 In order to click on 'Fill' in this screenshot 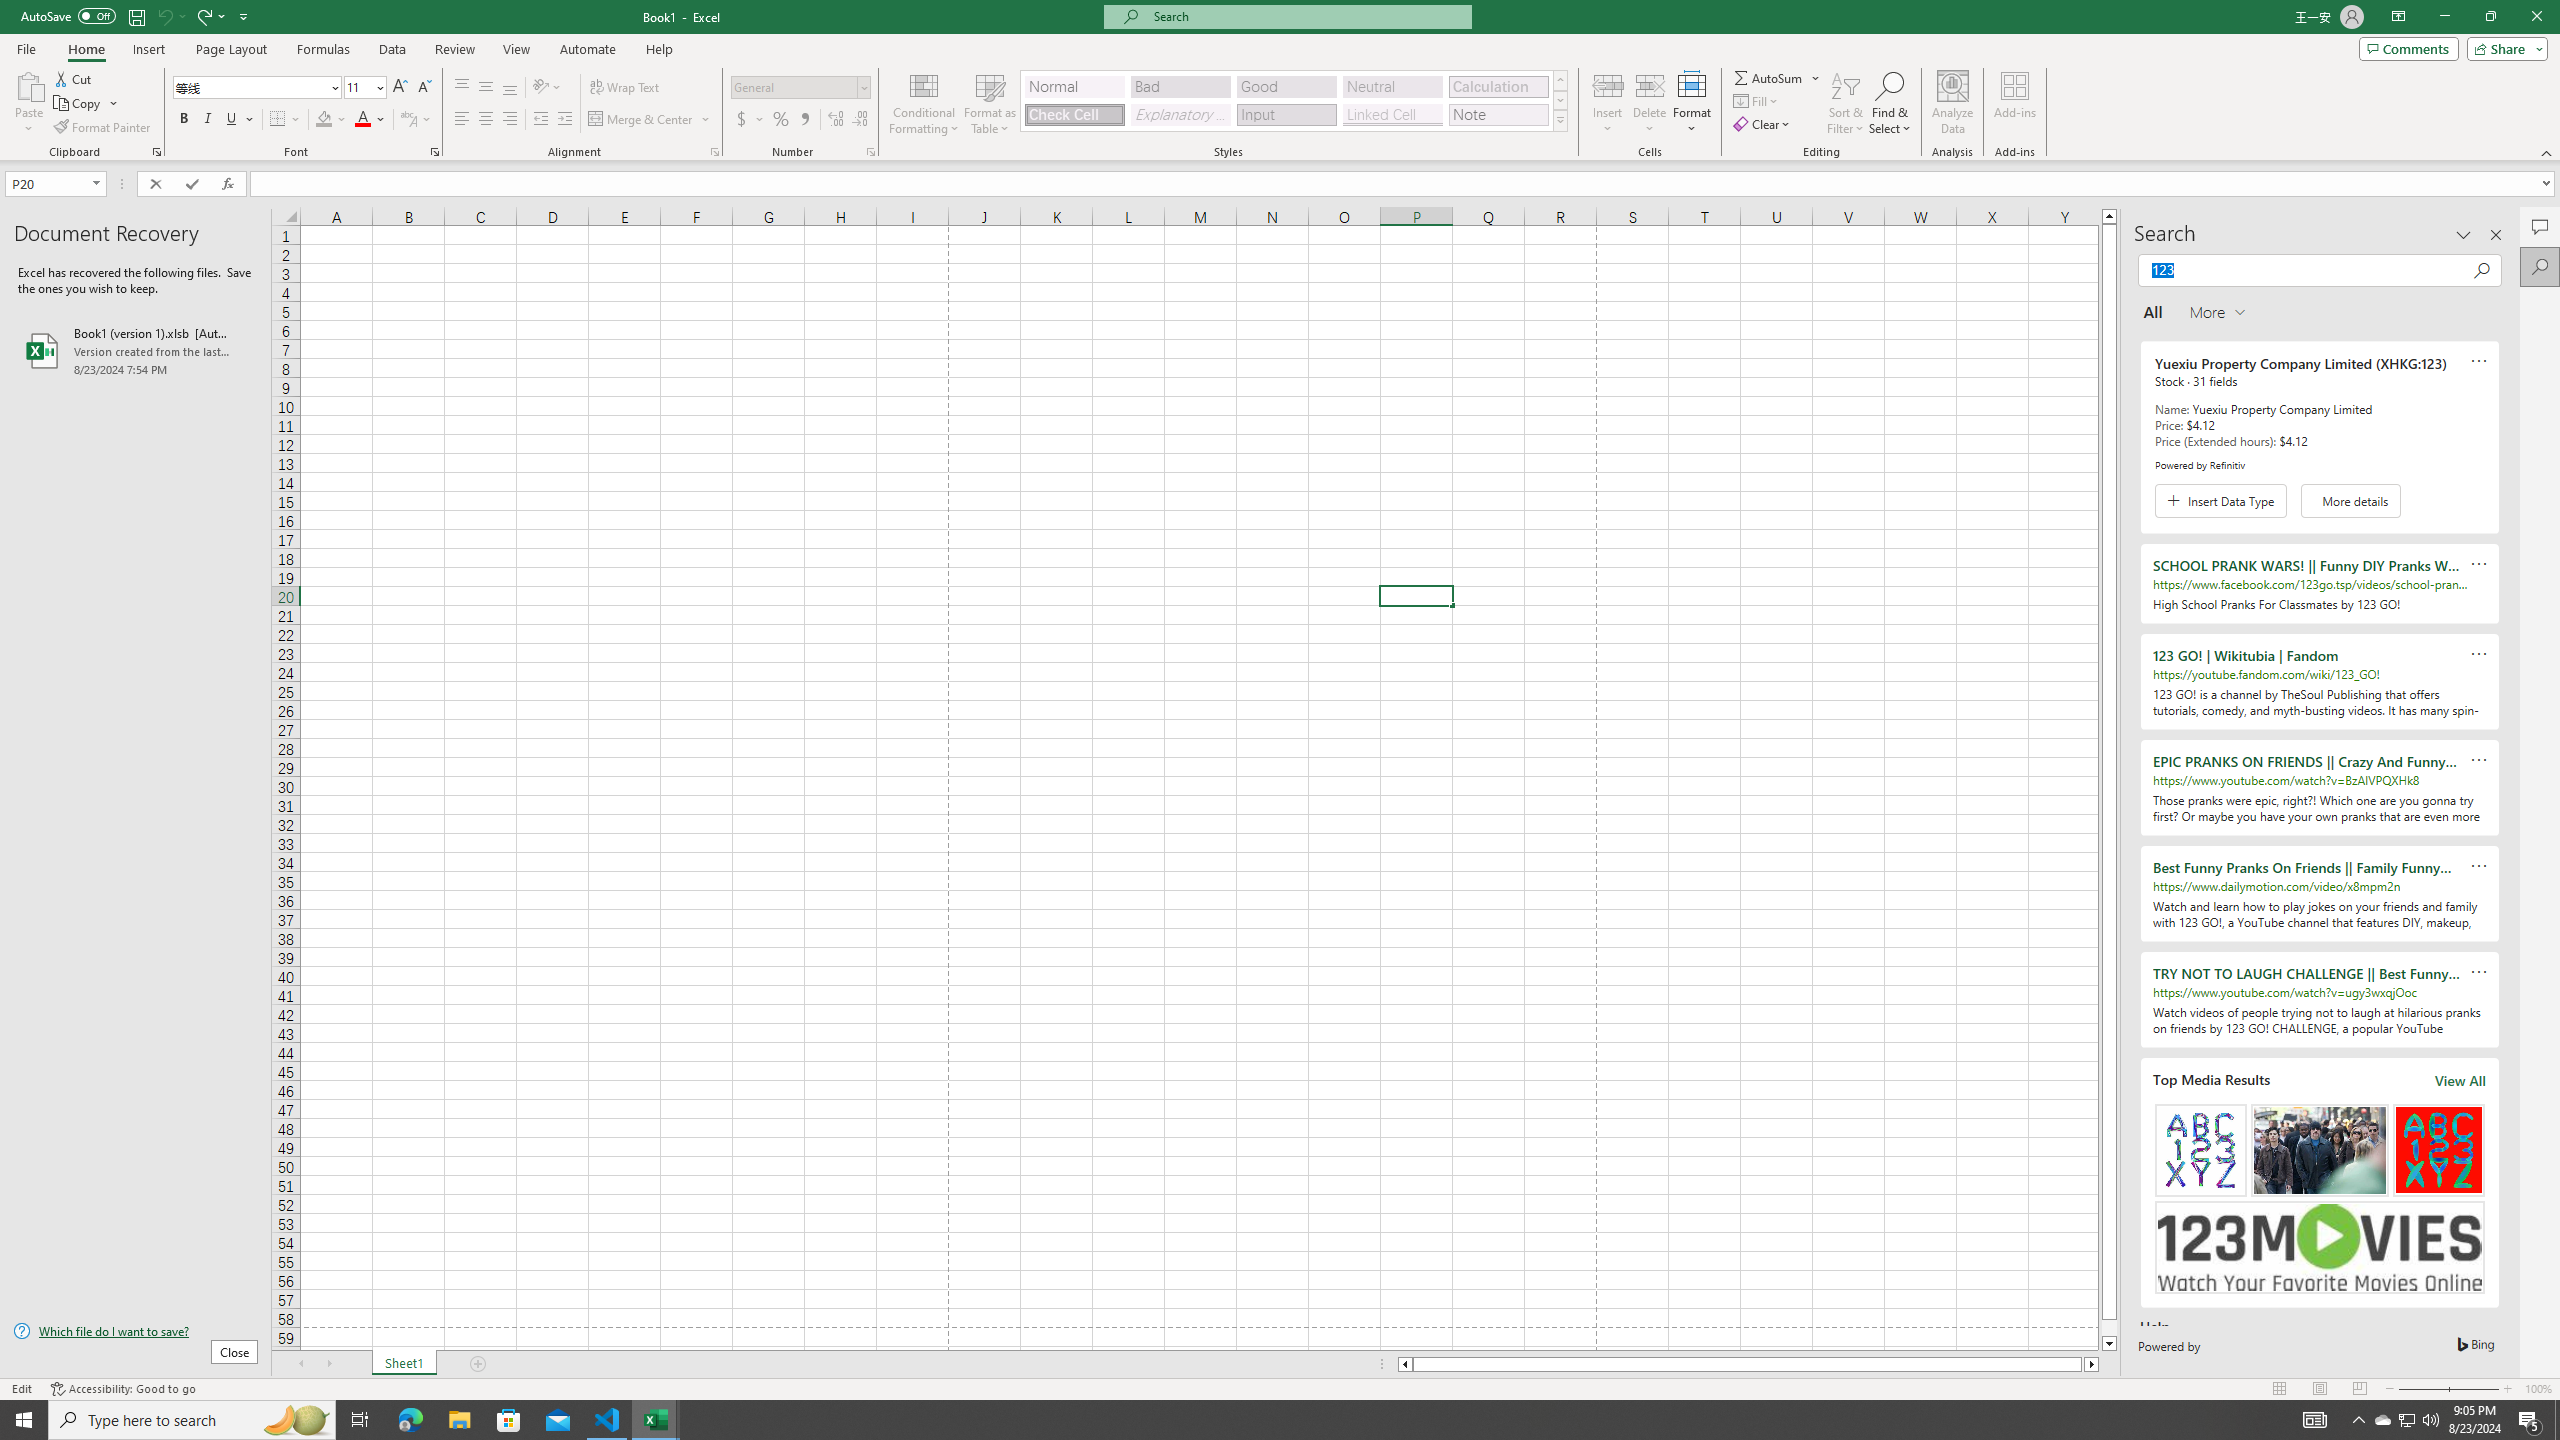, I will do `click(1756, 99)`.